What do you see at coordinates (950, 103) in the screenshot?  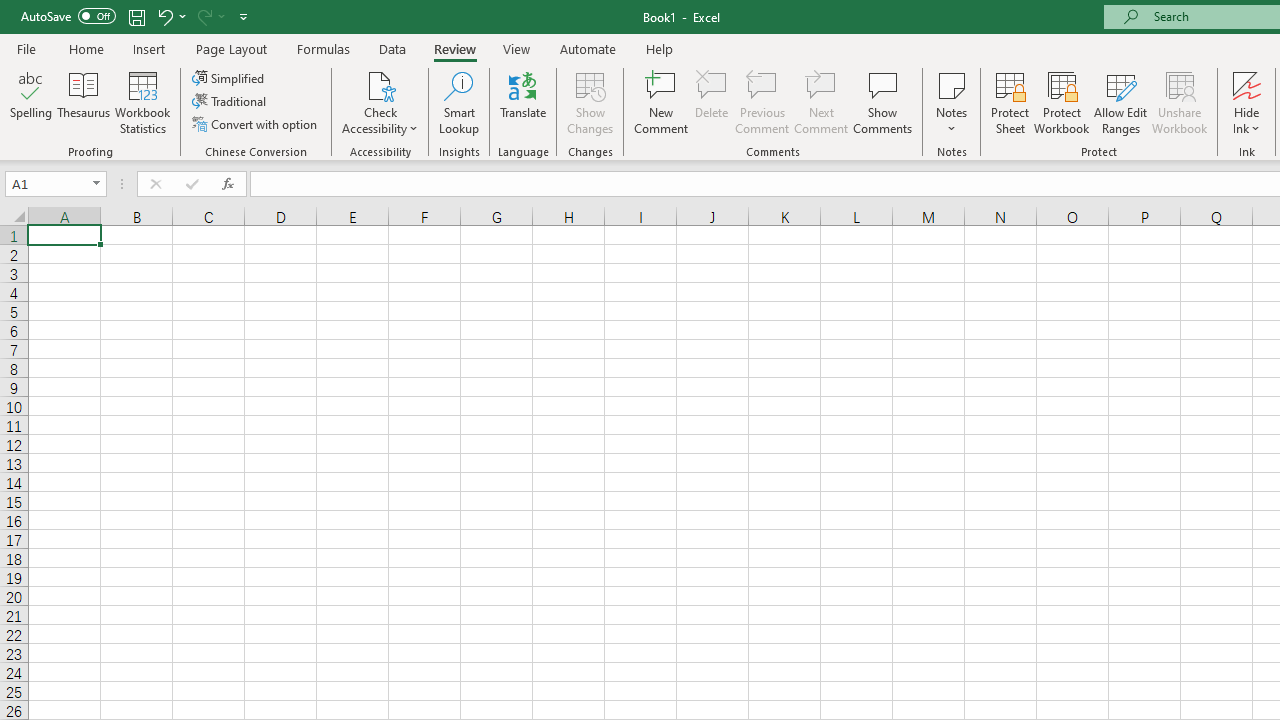 I see `'Notes'` at bounding box center [950, 103].